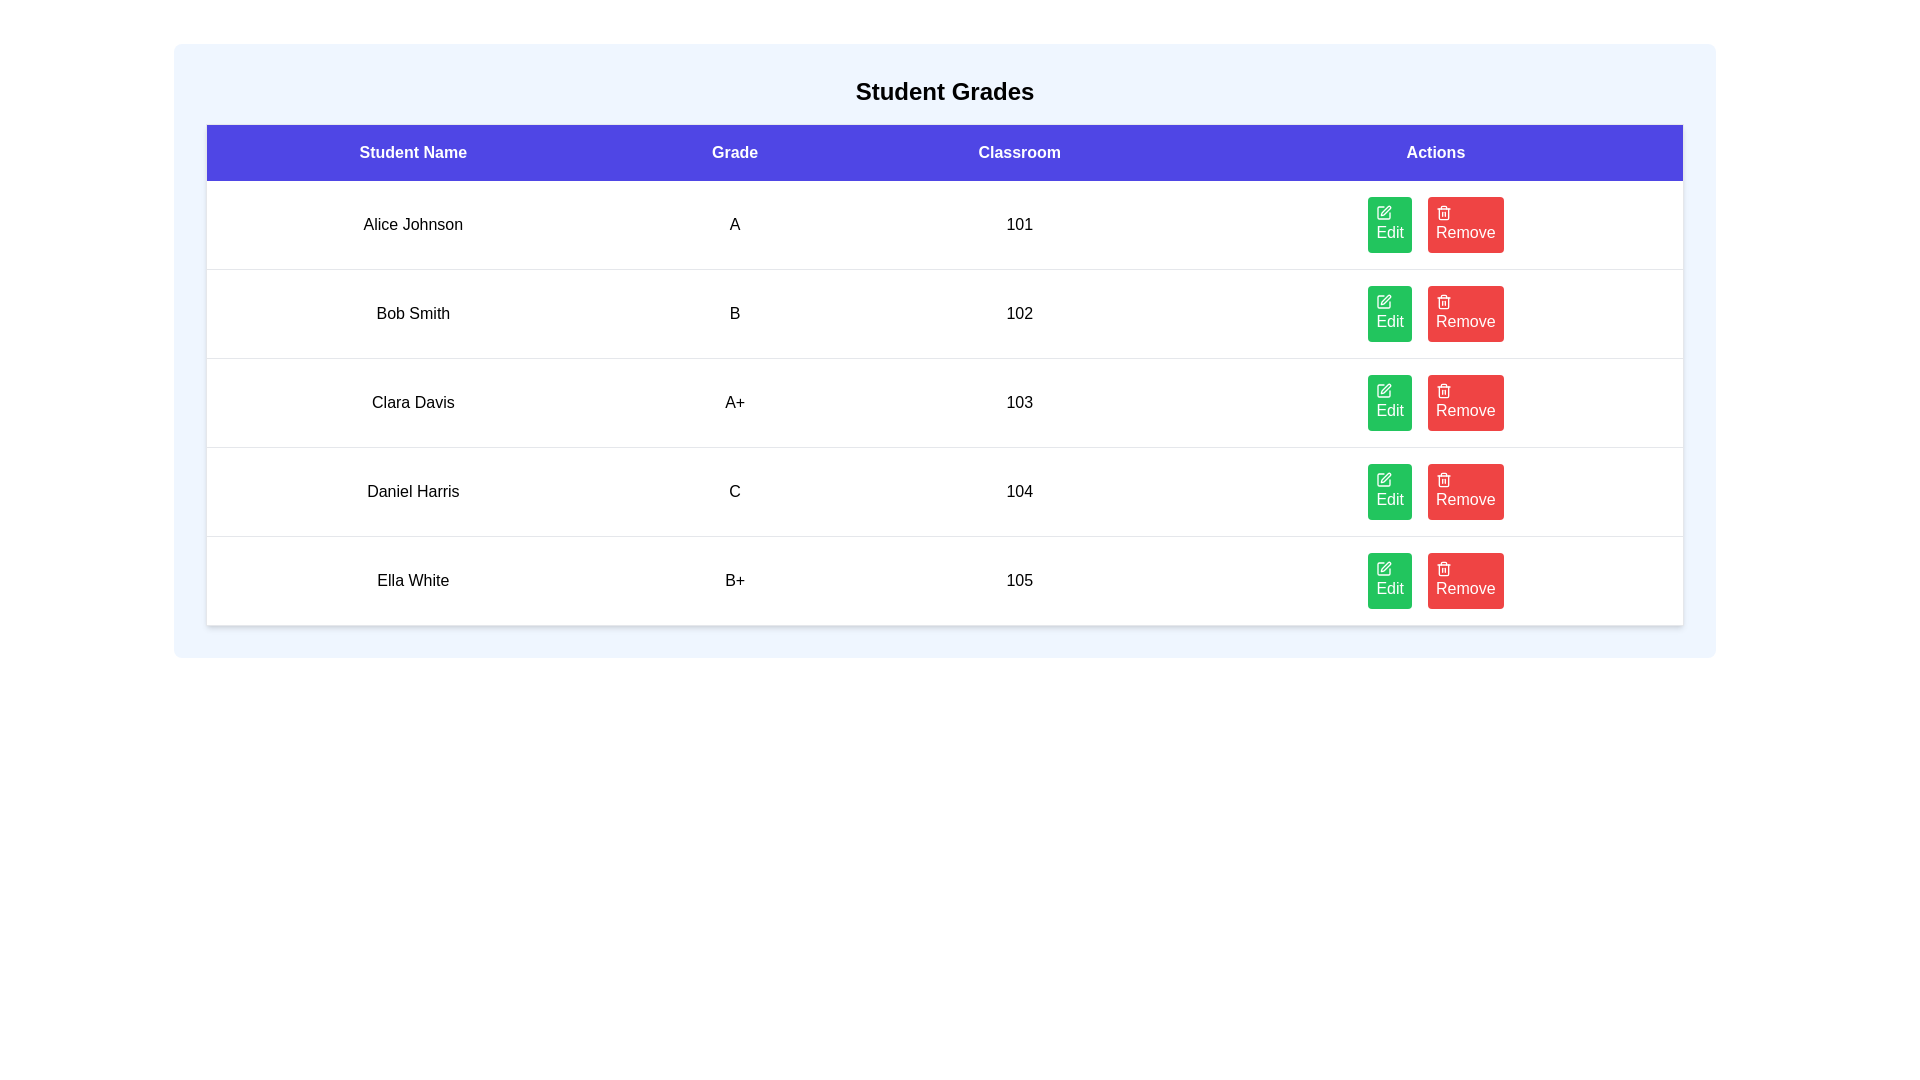 The width and height of the screenshot is (1920, 1080). Describe the element at coordinates (1464, 313) in the screenshot. I see `the Remove button for the student named Bob Smith` at that location.